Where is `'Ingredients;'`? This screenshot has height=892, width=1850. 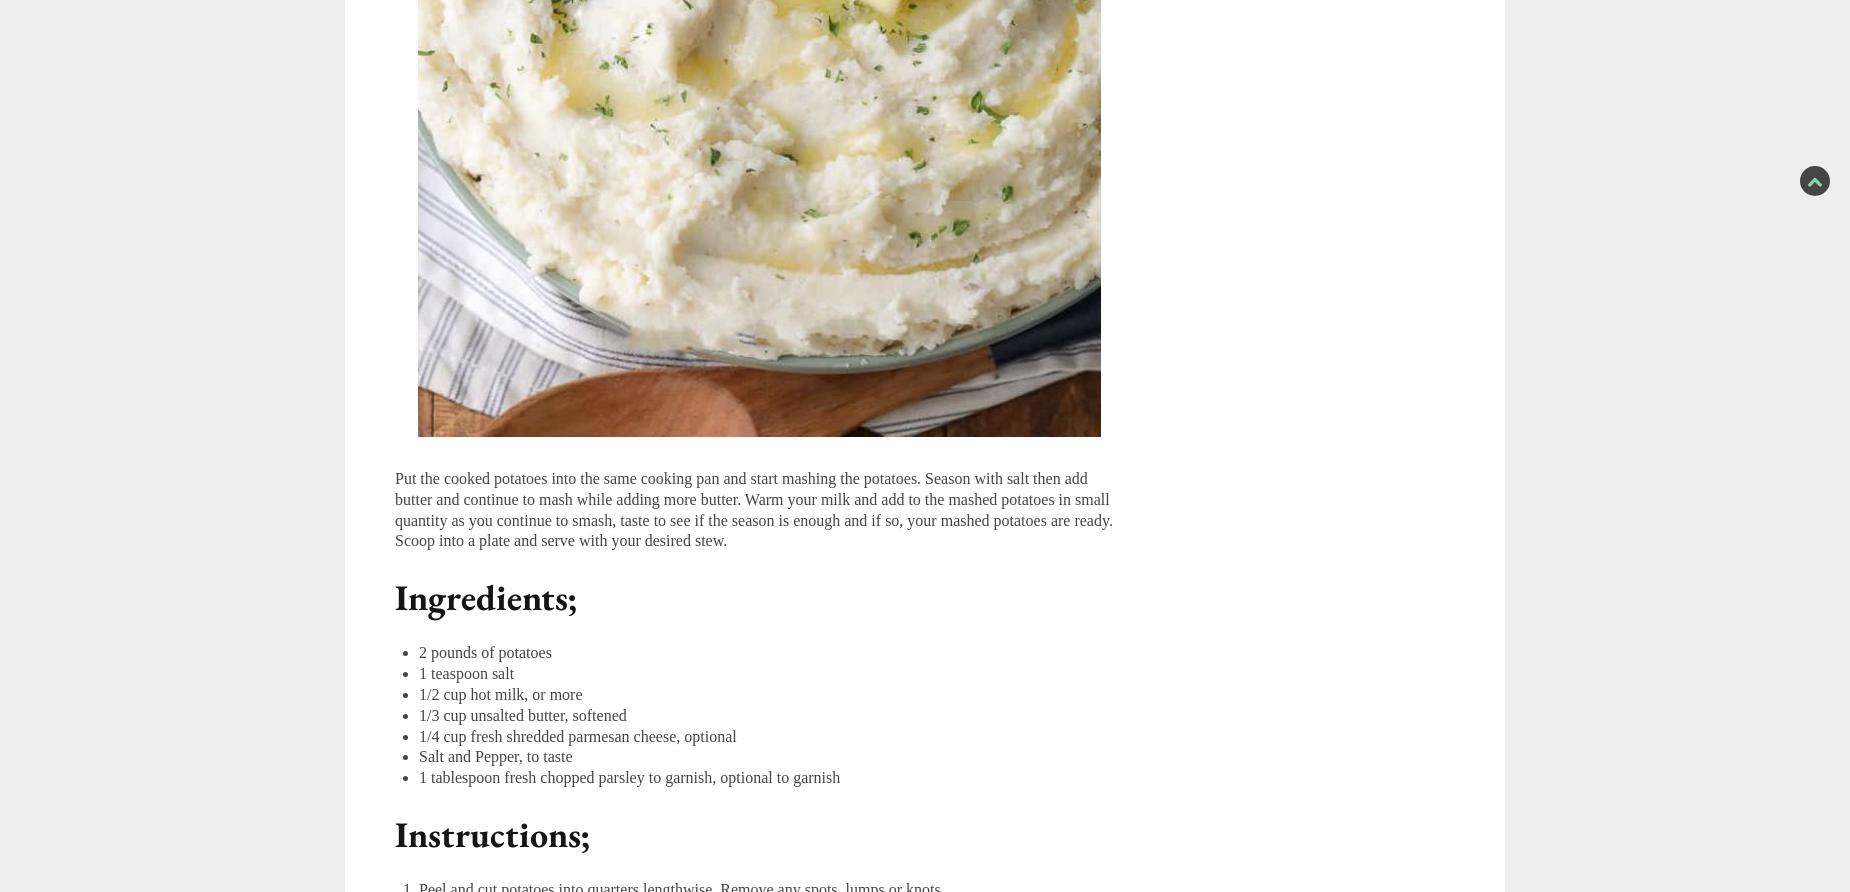
'Ingredients;' is located at coordinates (393, 596).